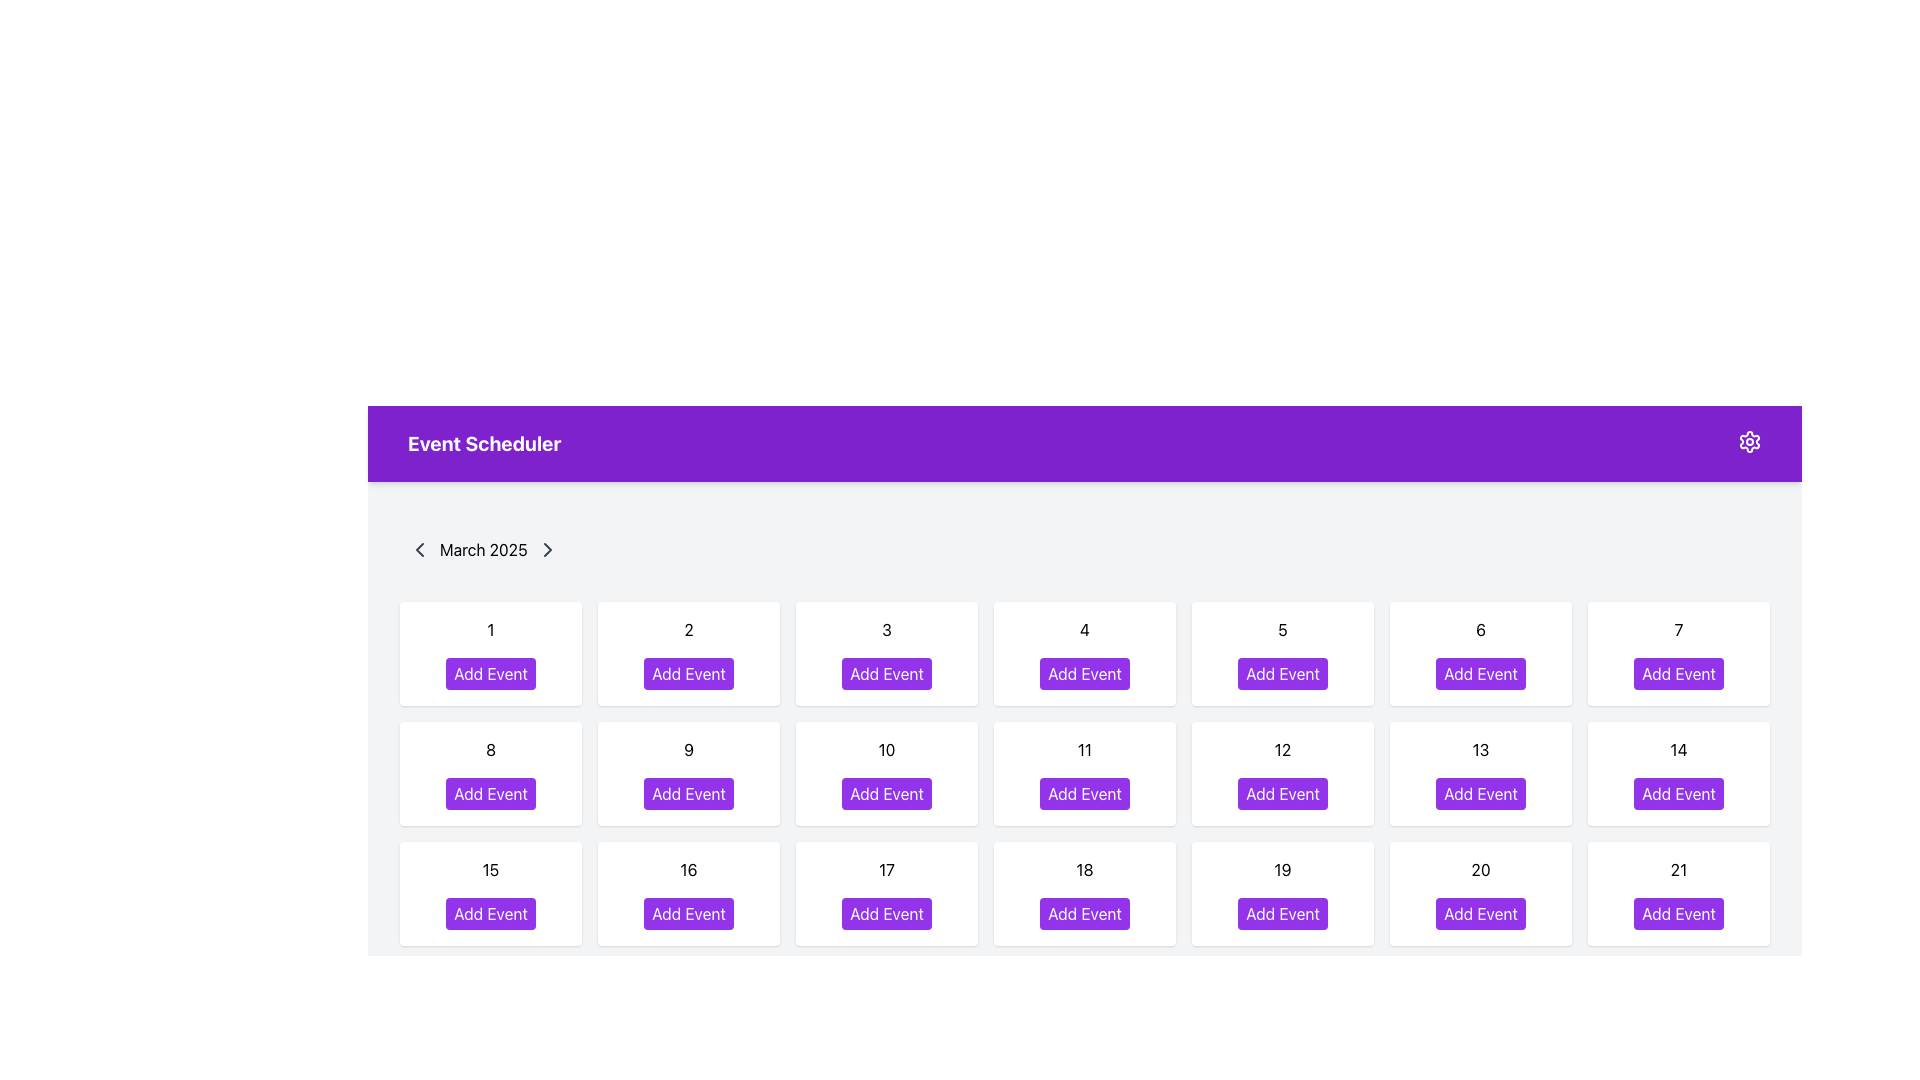 The image size is (1920, 1080). What do you see at coordinates (547, 550) in the screenshot?
I see `the small right-facing arrow icon button located to the right of the text 'March 2025'` at bounding box center [547, 550].